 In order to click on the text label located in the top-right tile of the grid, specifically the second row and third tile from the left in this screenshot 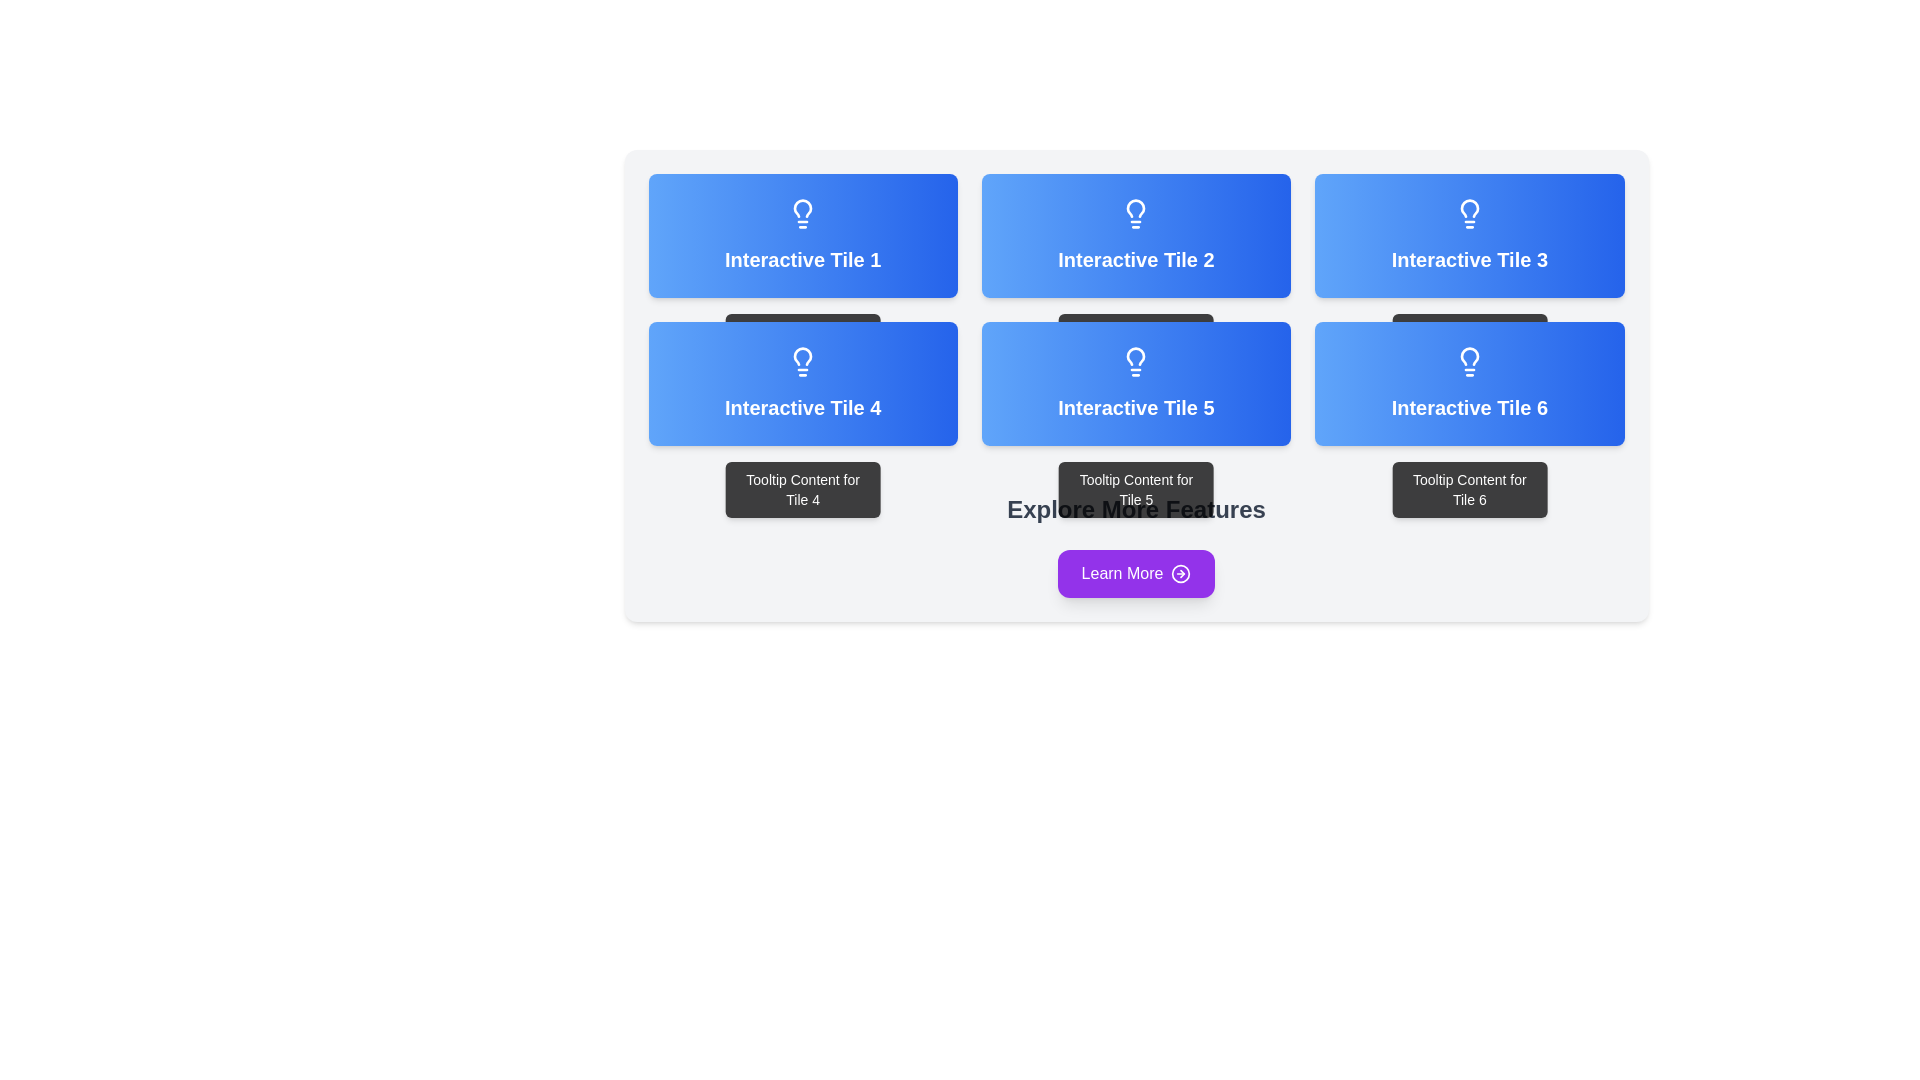, I will do `click(1469, 258)`.